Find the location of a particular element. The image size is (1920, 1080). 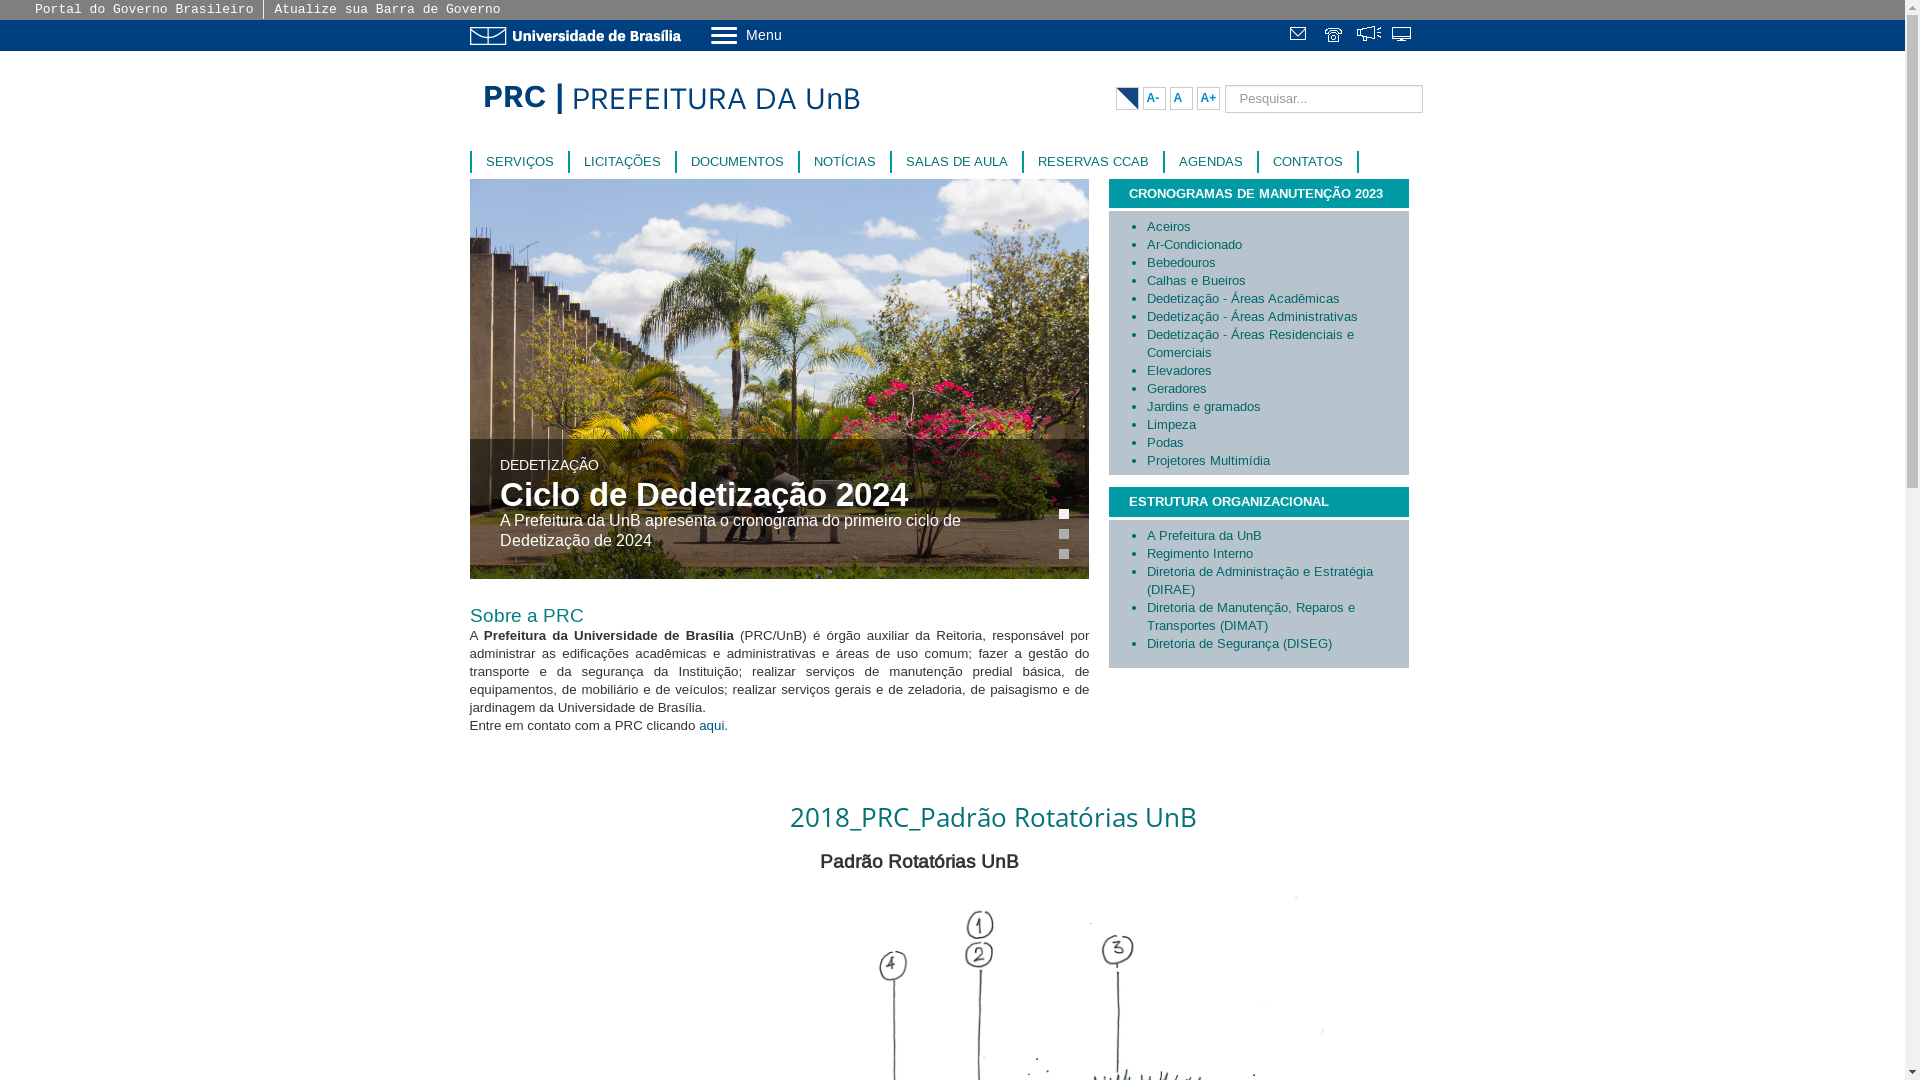

'aqui.  ' is located at coordinates (716, 725).